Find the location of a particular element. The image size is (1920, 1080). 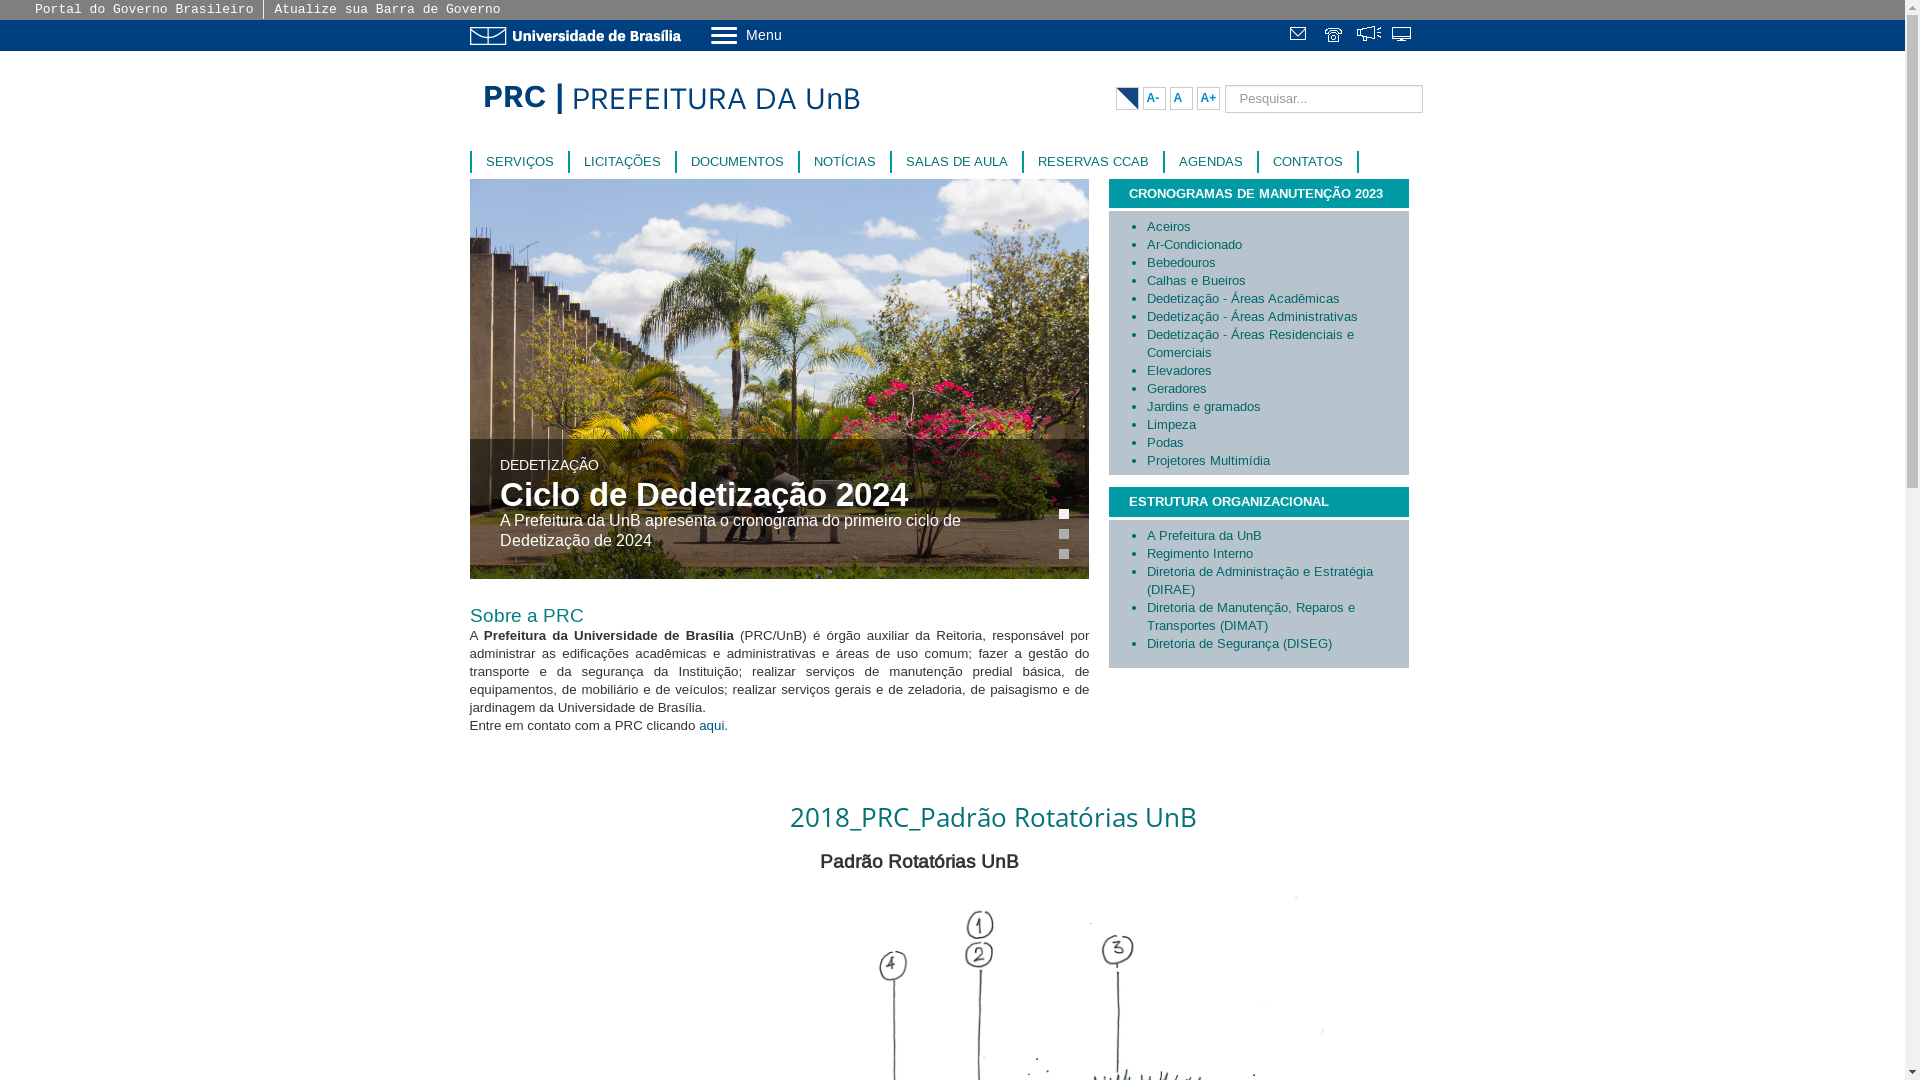

'aqui.  ' is located at coordinates (716, 725).